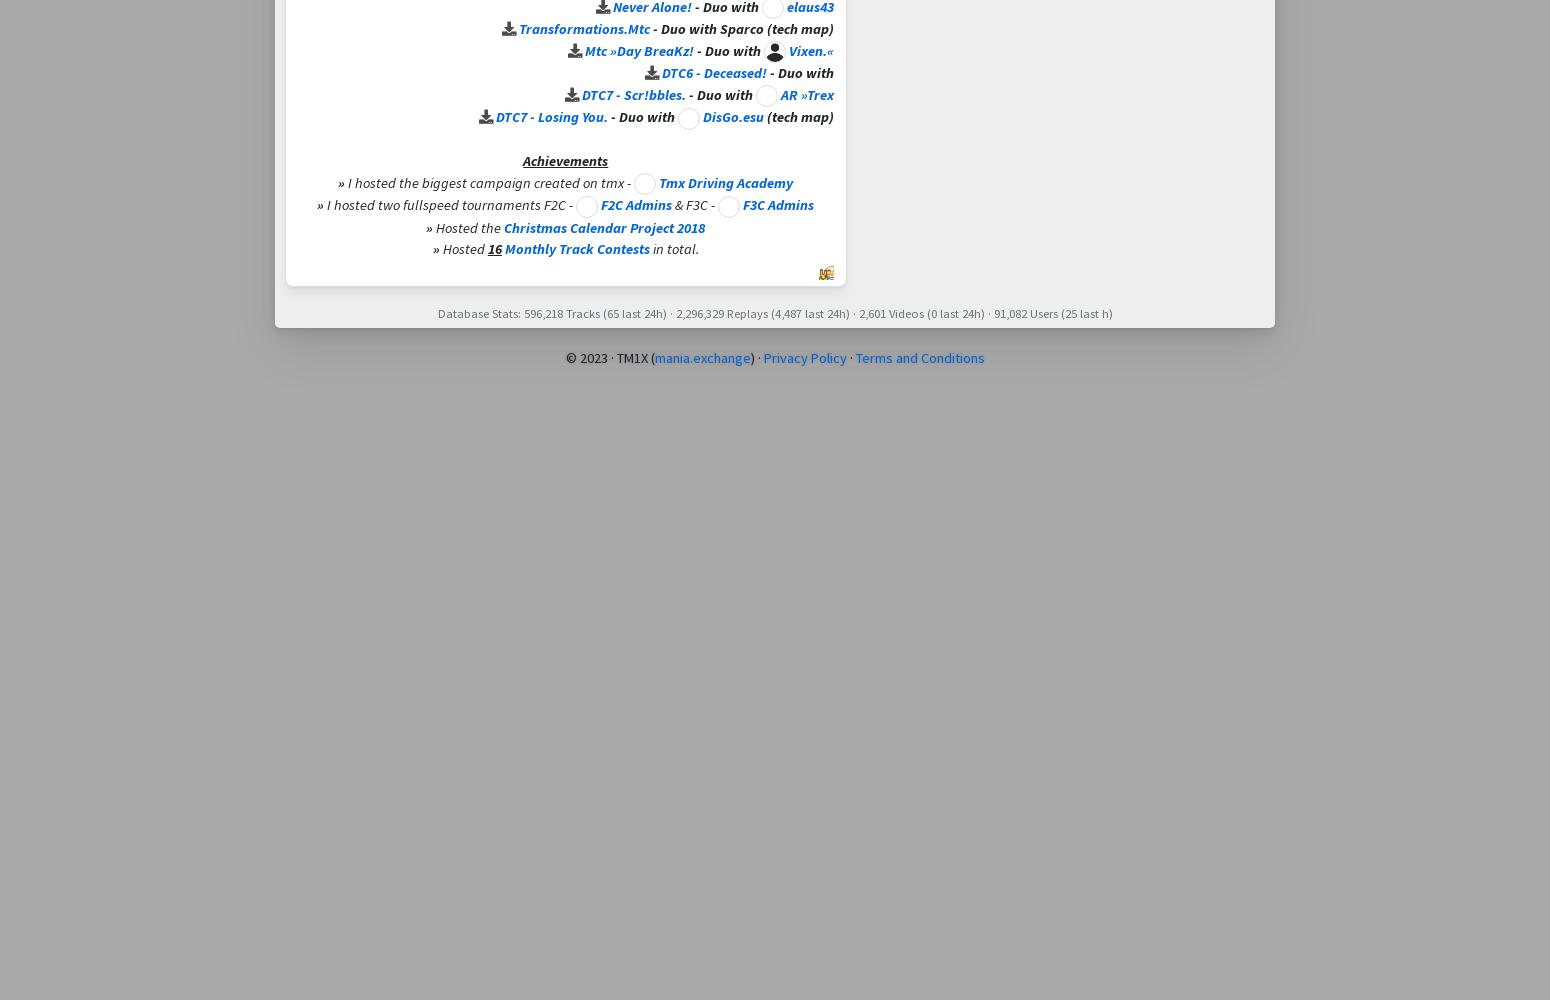 This screenshot has height=1000, width=1550. I want to click on 'in total.', so click(672, 248).